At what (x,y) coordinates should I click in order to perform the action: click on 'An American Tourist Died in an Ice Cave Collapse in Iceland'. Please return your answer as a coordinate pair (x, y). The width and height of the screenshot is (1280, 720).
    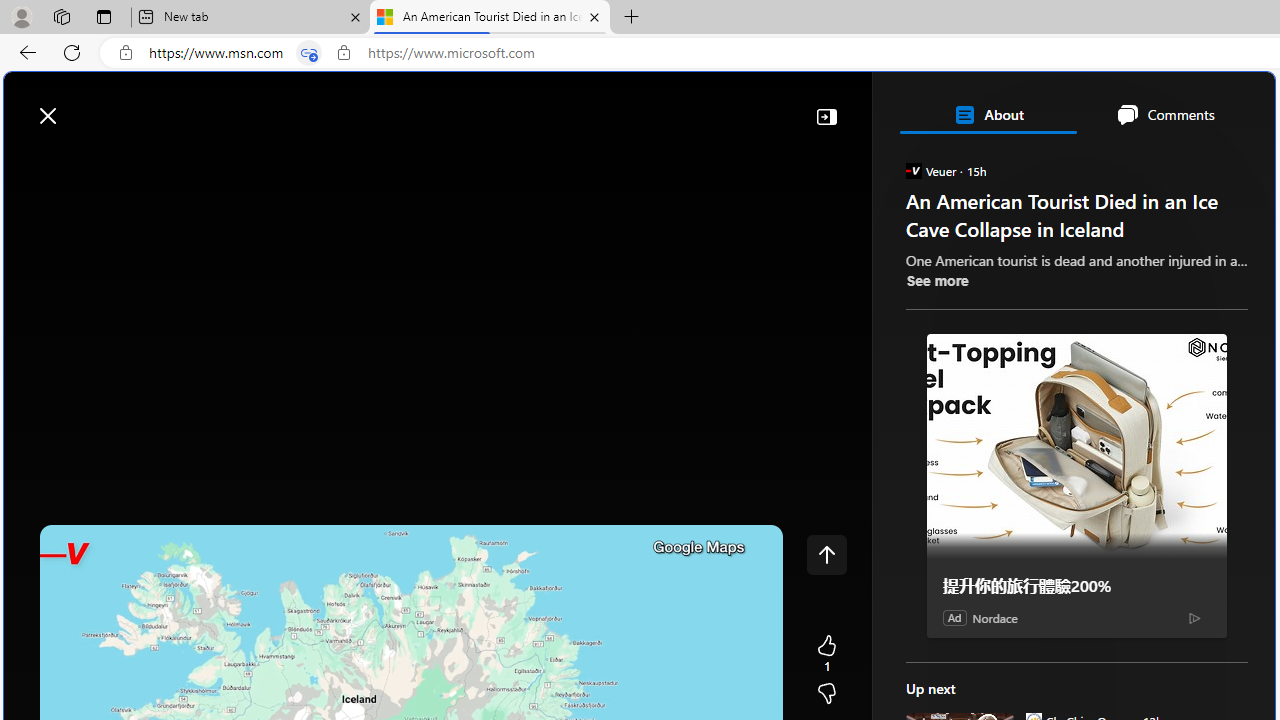
    Looking at the image, I should click on (490, 17).